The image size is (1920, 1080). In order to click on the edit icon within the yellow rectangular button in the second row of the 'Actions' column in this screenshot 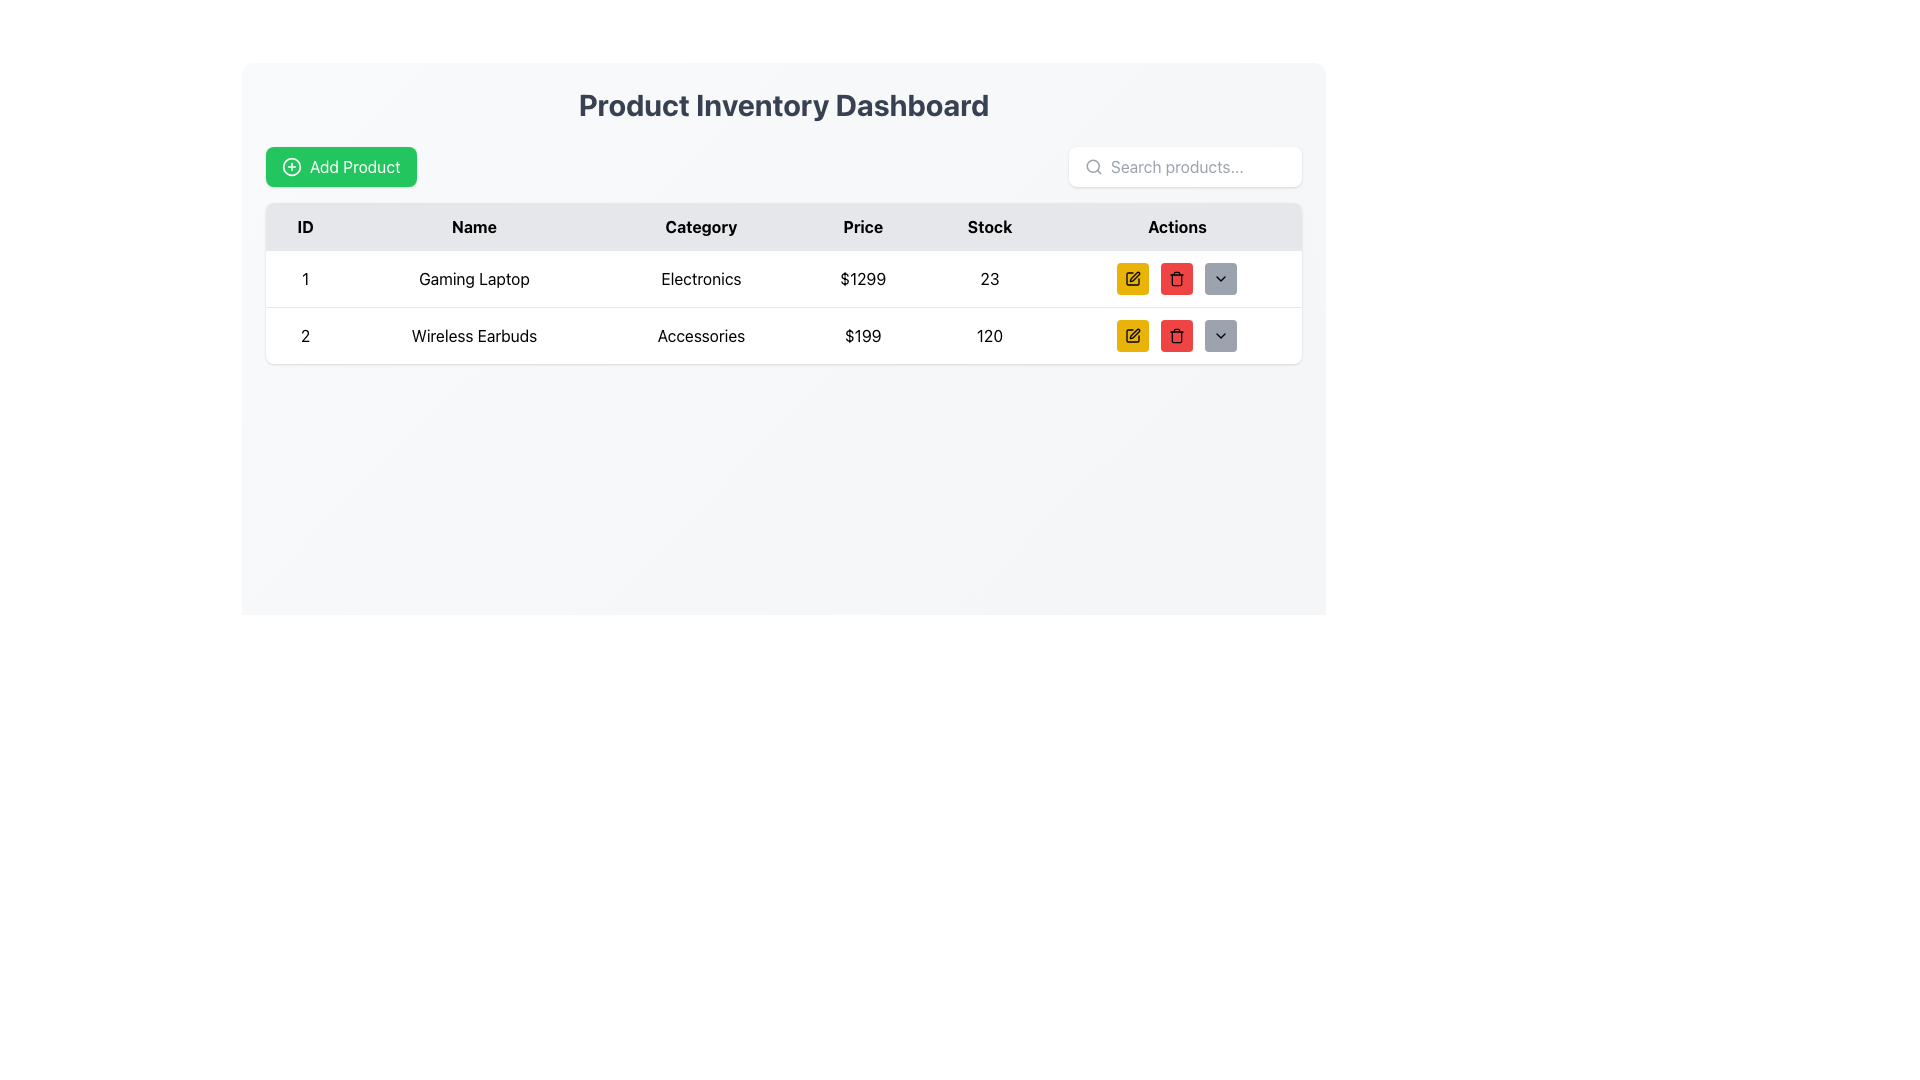, I will do `click(1133, 334)`.